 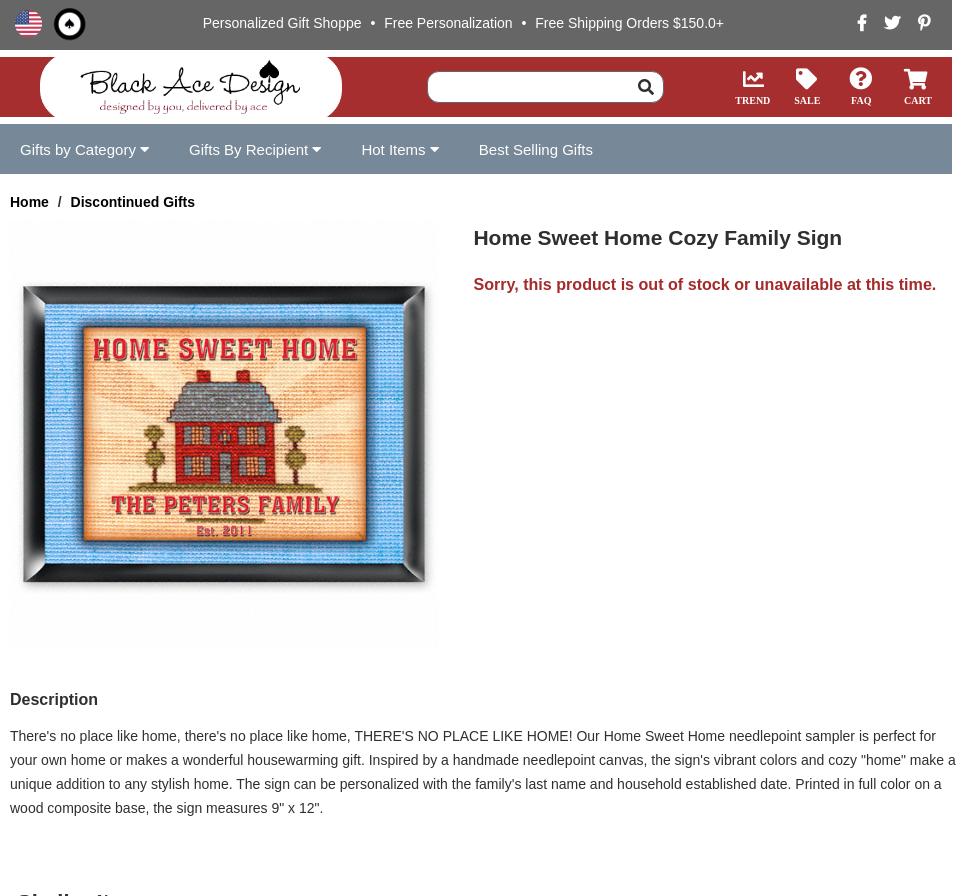 I want to click on 'Personalized Gift Shoppe', so click(x=283, y=23).